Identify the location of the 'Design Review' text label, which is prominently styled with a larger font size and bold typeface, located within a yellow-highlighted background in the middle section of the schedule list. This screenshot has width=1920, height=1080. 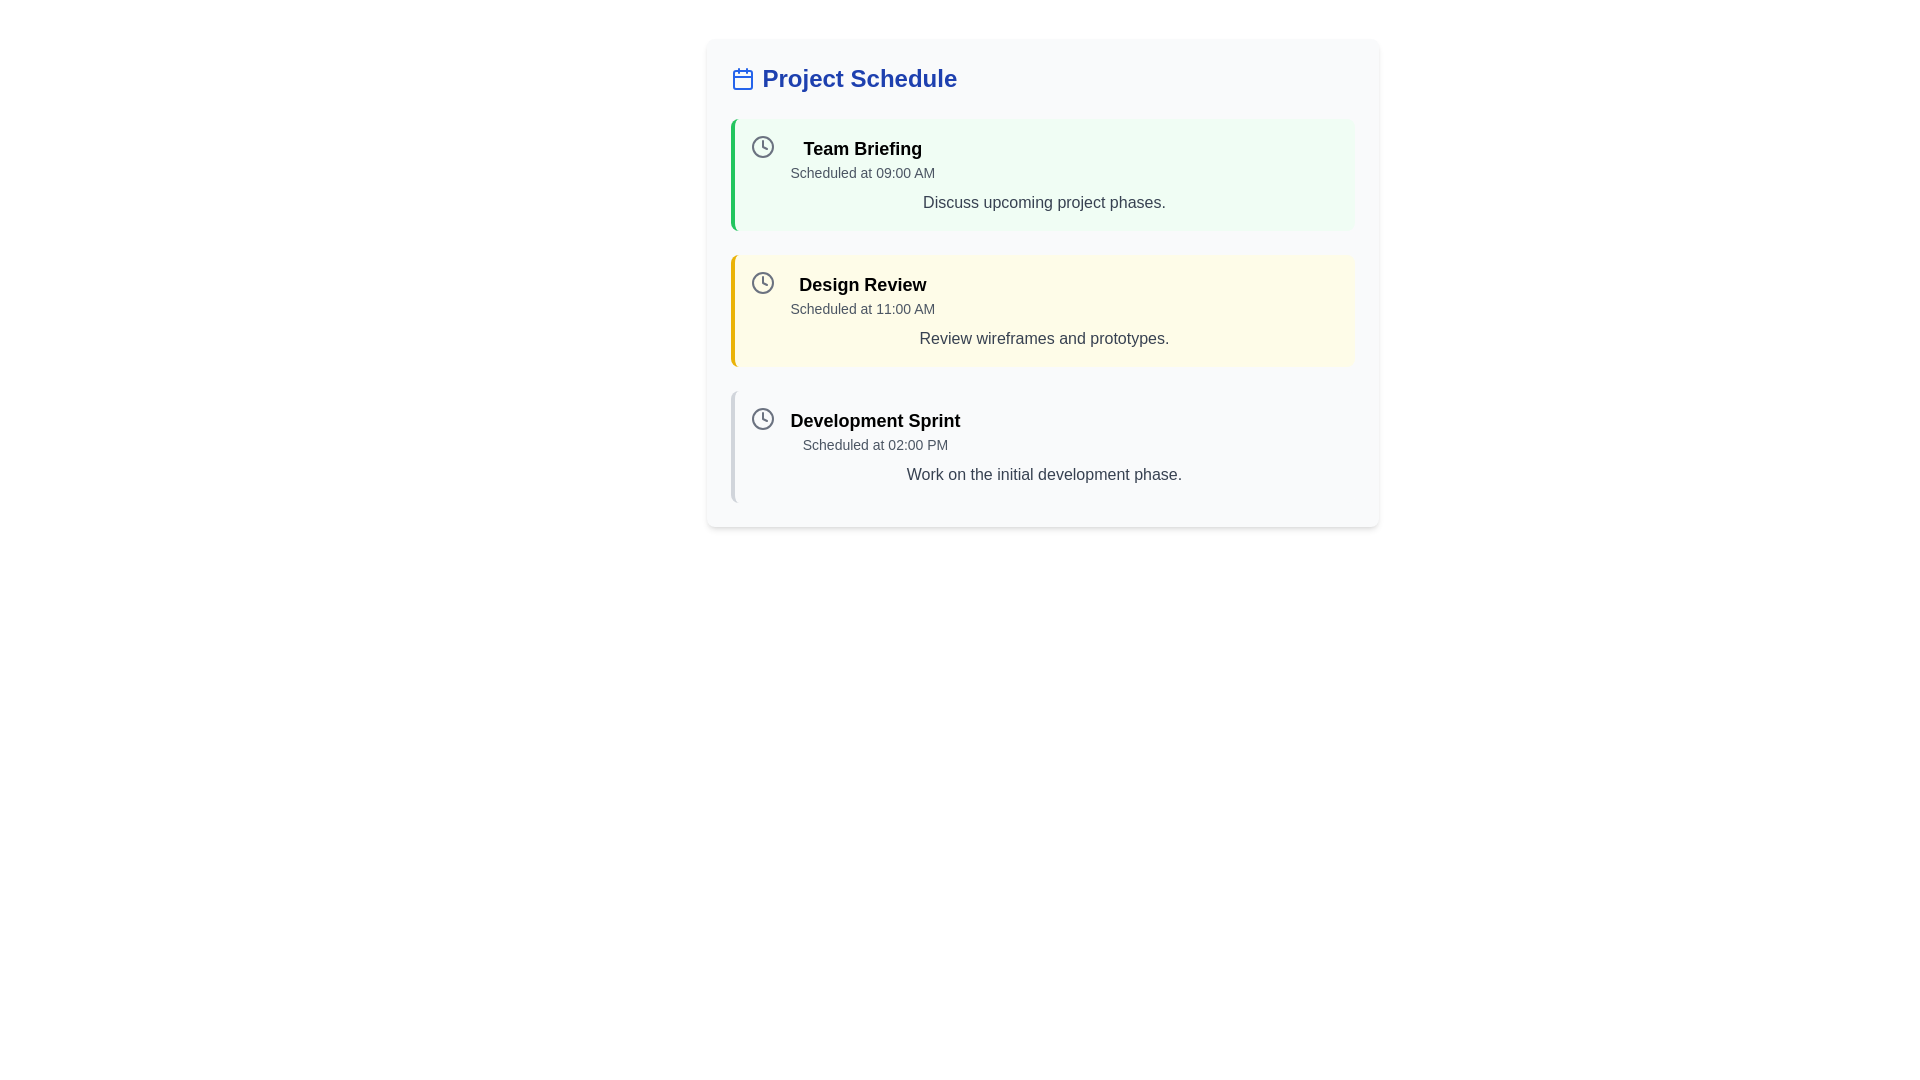
(862, 285).